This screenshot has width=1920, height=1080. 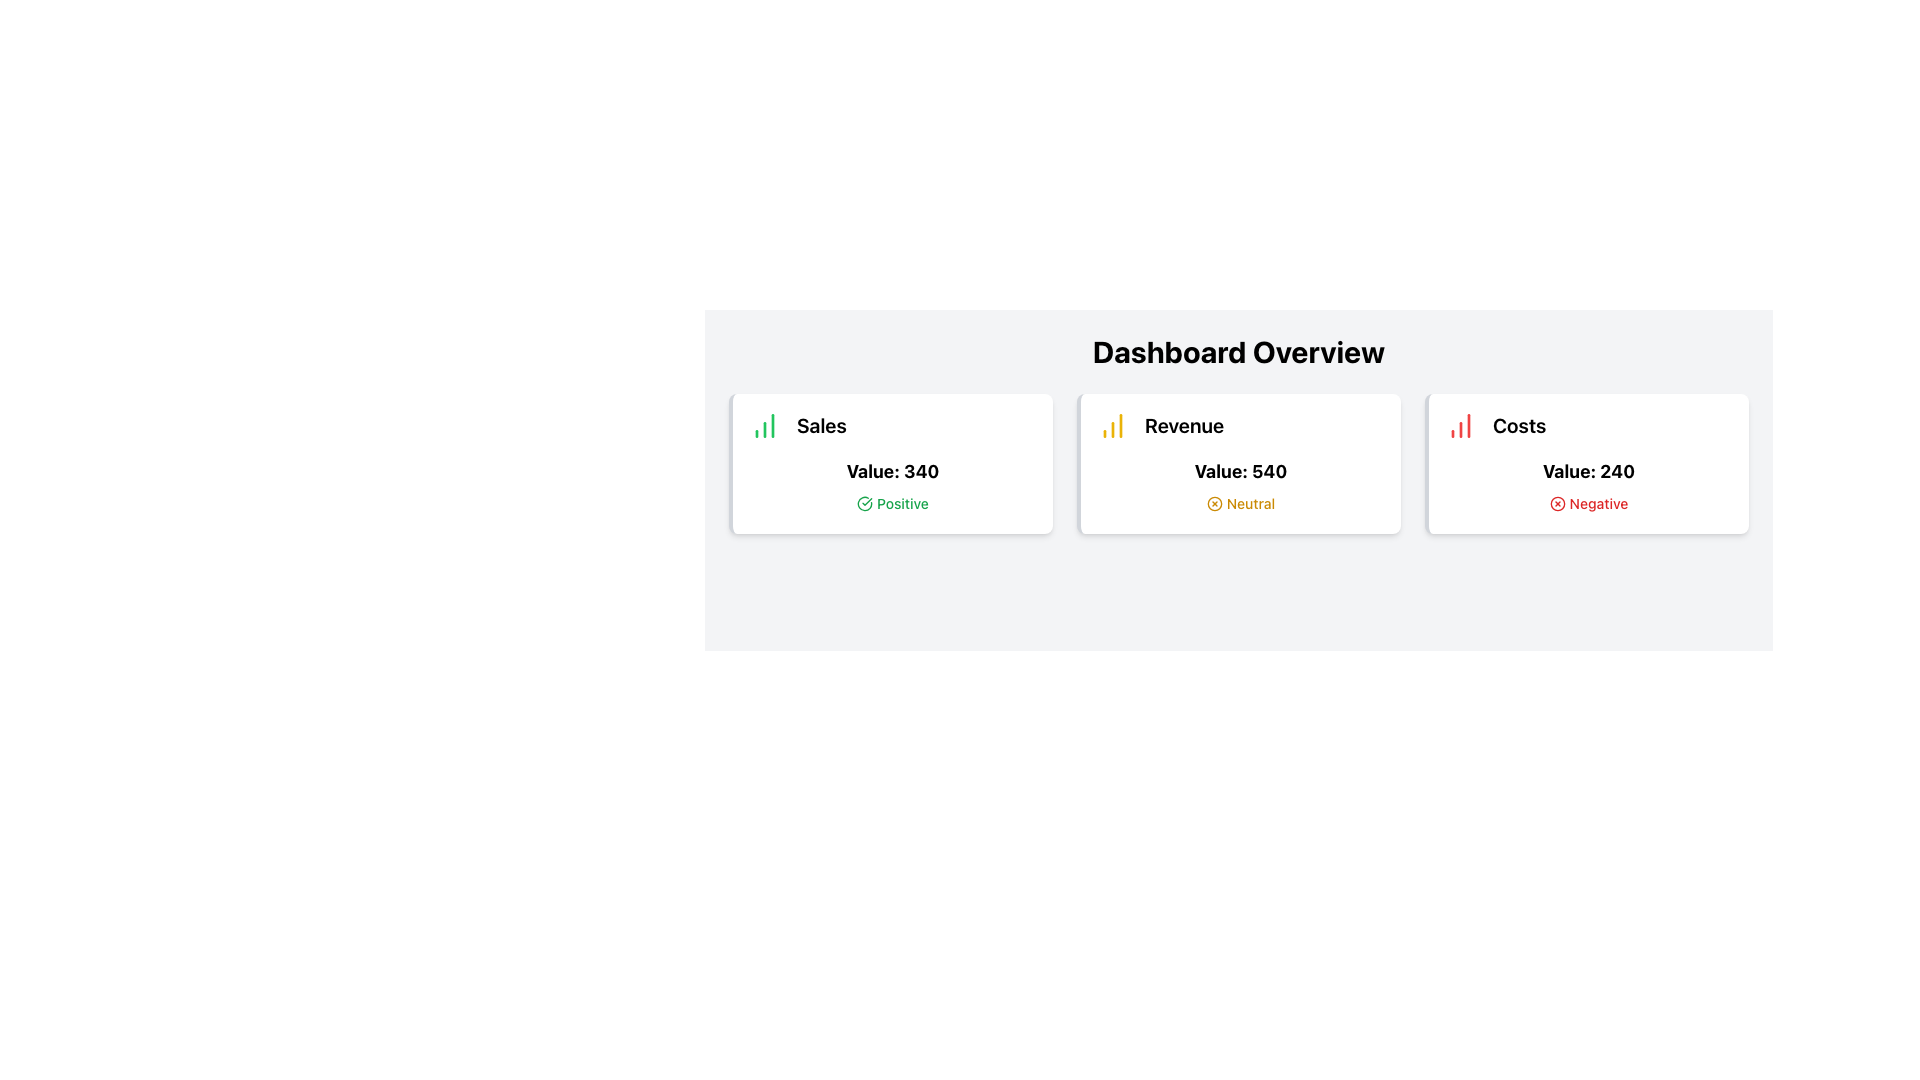 What do you see at coordinates (1519, 424) in the screenshot?
I see `the text label component displaying the word 'Costs' in bold, located in the rightmost card of the 'Dashboard Overview' section` at bounding box center [1519, 424].